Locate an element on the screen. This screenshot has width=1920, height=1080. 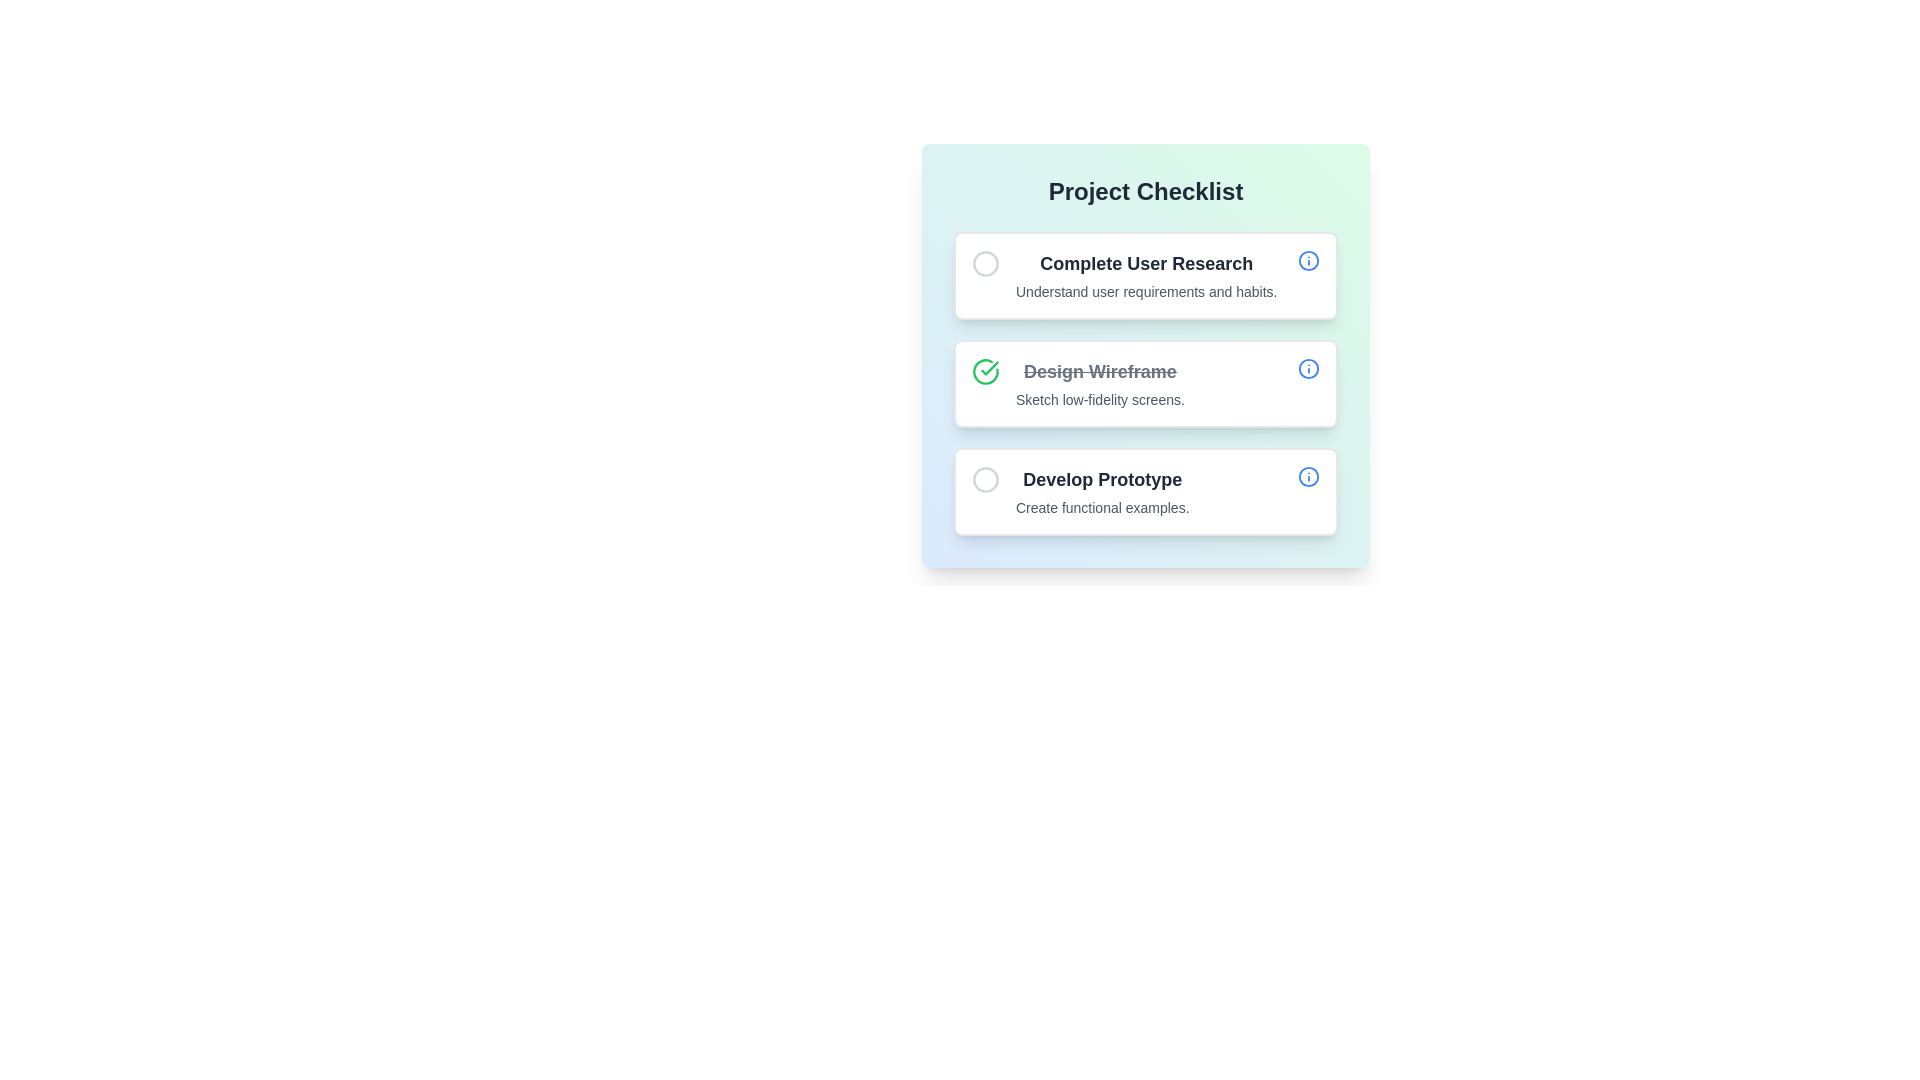
the circular component with a blue border located in the bottom-right corner of the 'Develop Prototype' checklist item, which resembles an information symbol is located at coordinates (1309, 477).